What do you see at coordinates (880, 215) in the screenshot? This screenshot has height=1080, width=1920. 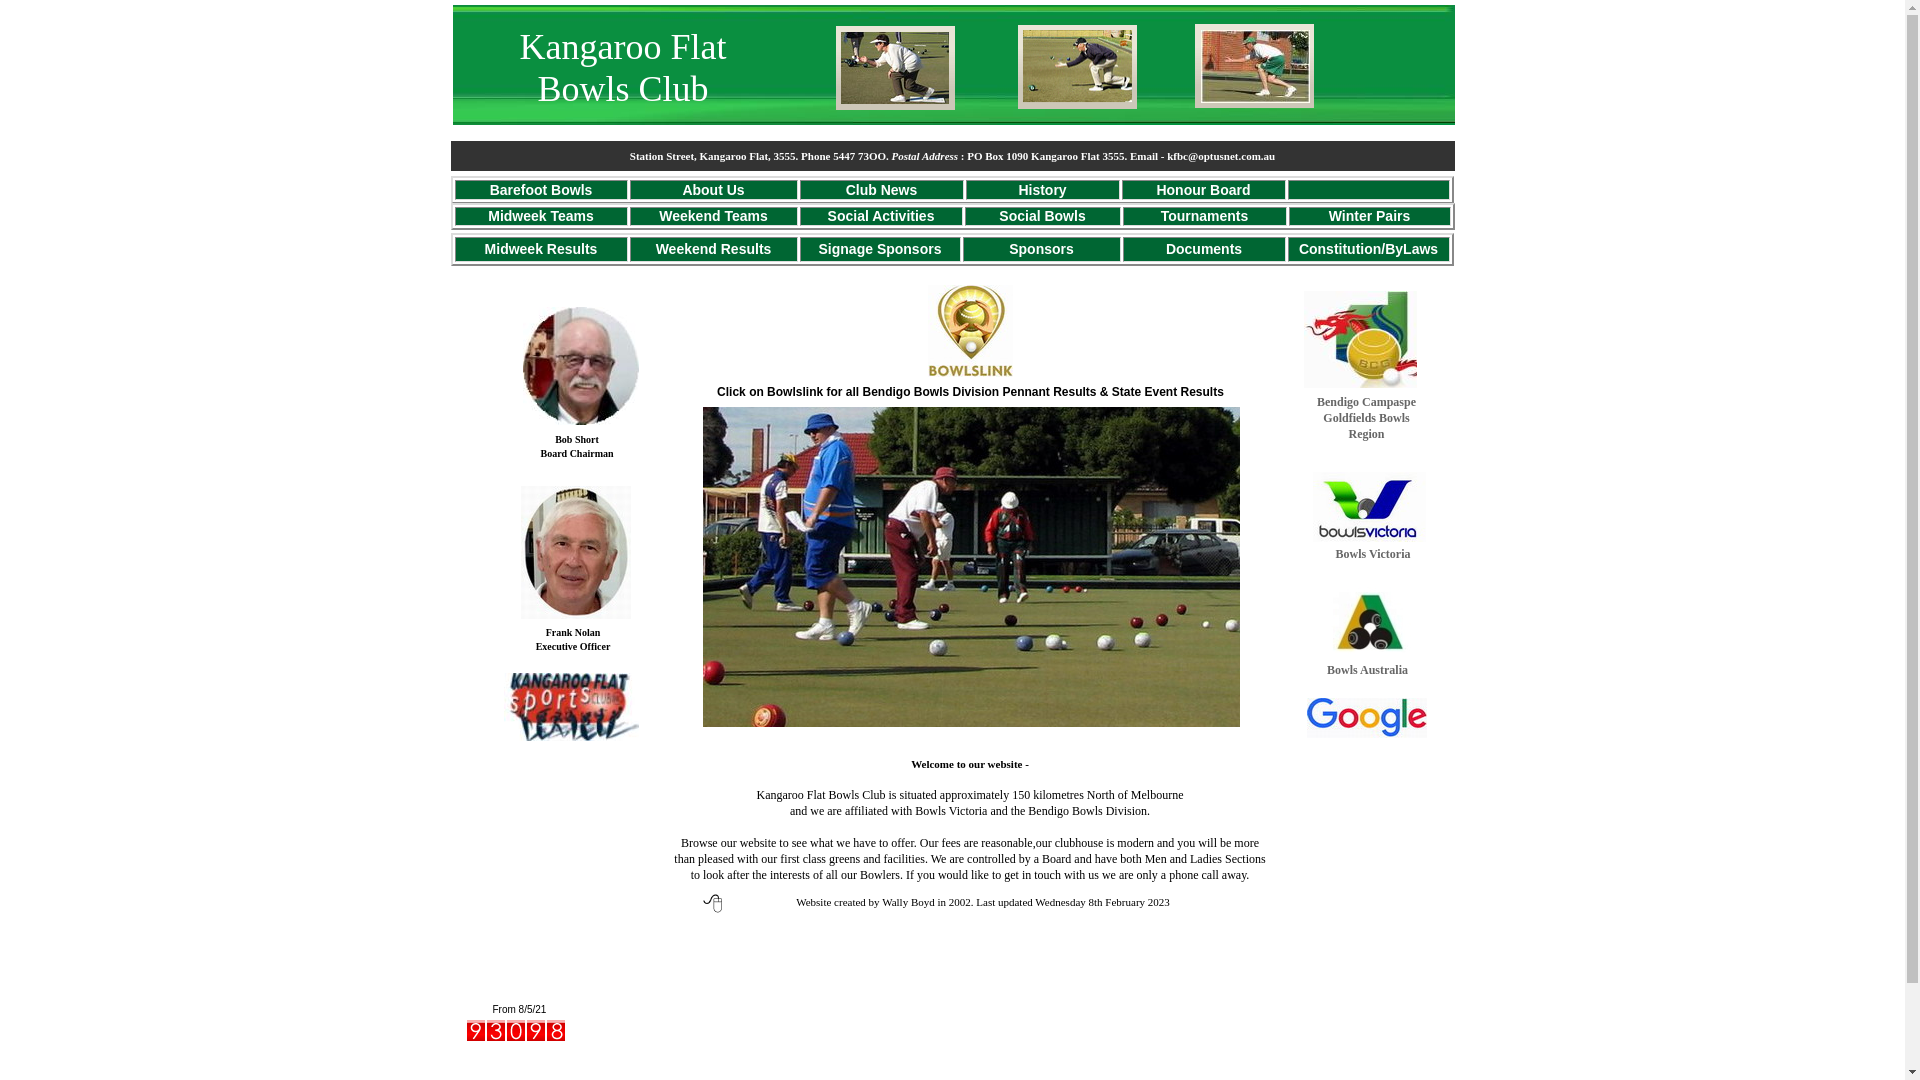 I see `'Social Activities'` at bounding box center [880, 215].